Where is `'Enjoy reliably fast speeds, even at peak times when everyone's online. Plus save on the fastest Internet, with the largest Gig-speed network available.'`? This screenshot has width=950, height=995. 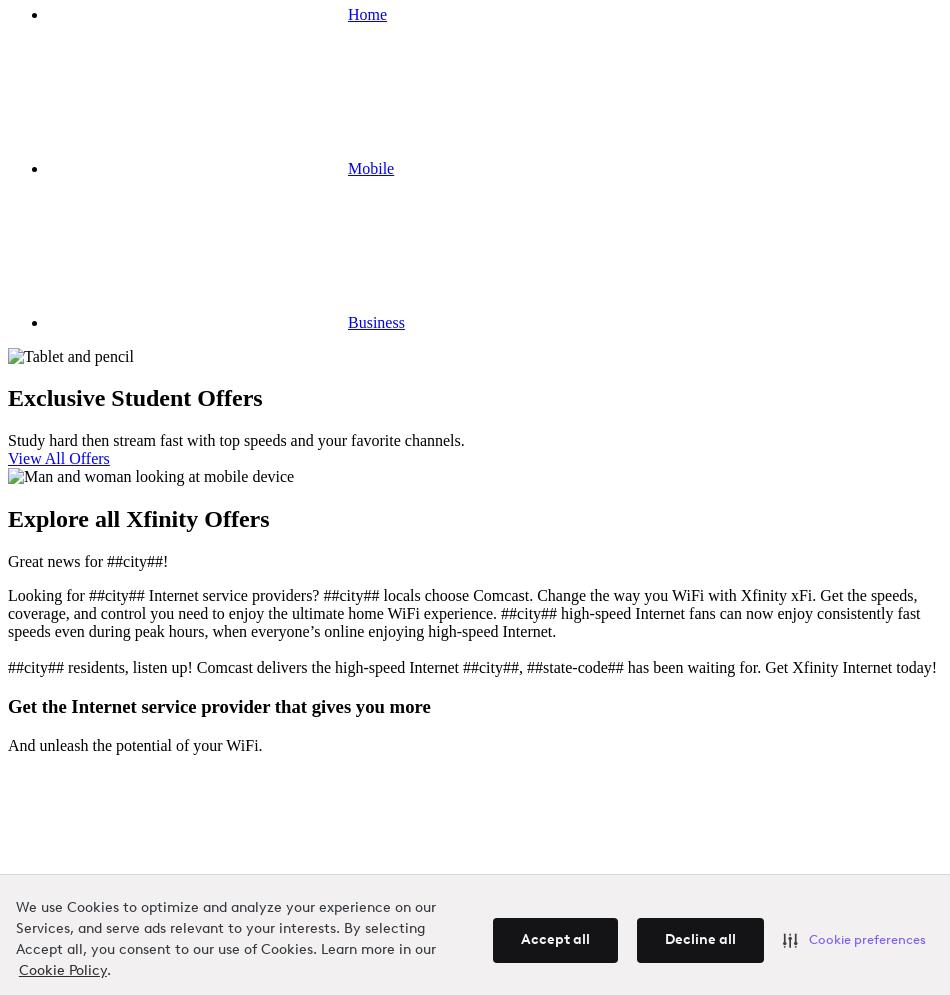
'Enjoy reliably fast speeds, even at peak times when everyone's online. Plus save on the fastest Internet, with the largest Gig-speed network available.' is located at coordinates (451, 941).